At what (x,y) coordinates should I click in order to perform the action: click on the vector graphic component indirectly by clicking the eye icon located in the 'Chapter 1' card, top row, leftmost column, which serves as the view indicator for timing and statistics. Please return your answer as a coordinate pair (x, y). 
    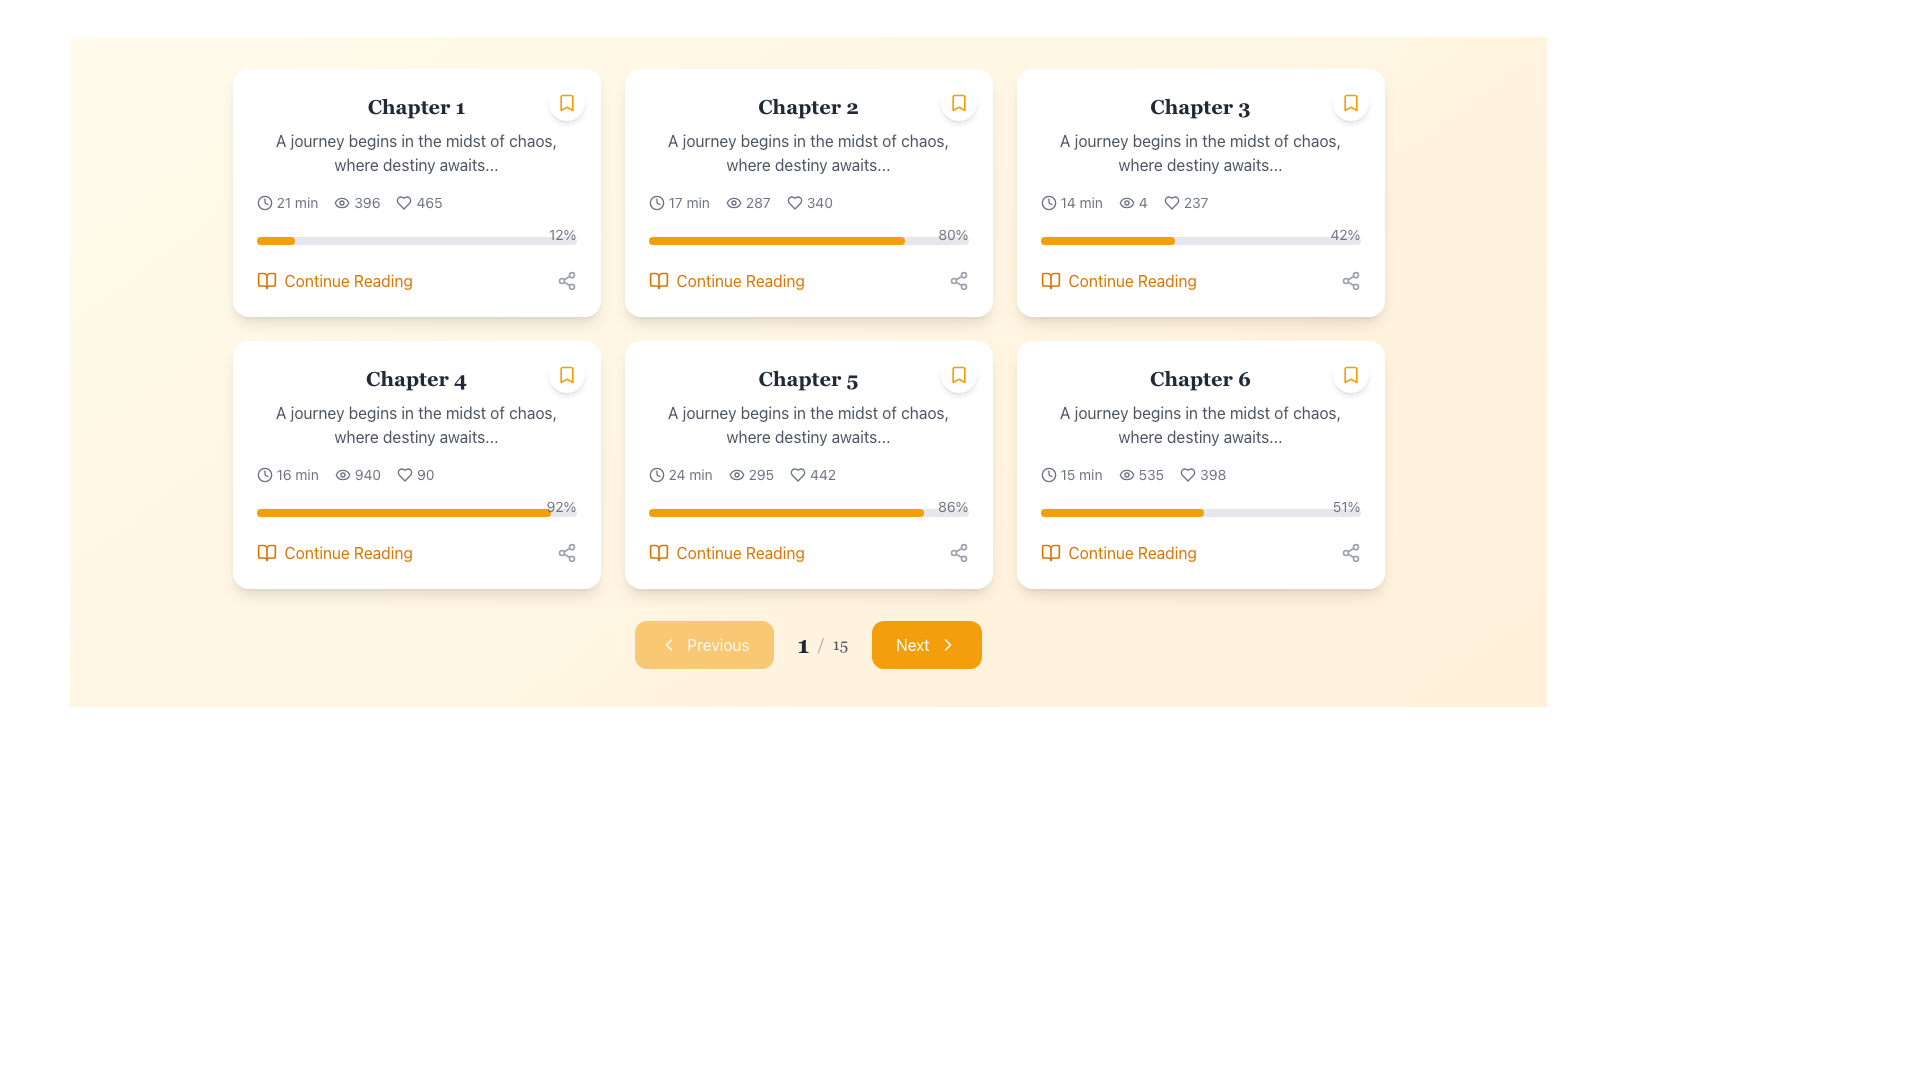
    Looking at the image, I should click on (342, 203).